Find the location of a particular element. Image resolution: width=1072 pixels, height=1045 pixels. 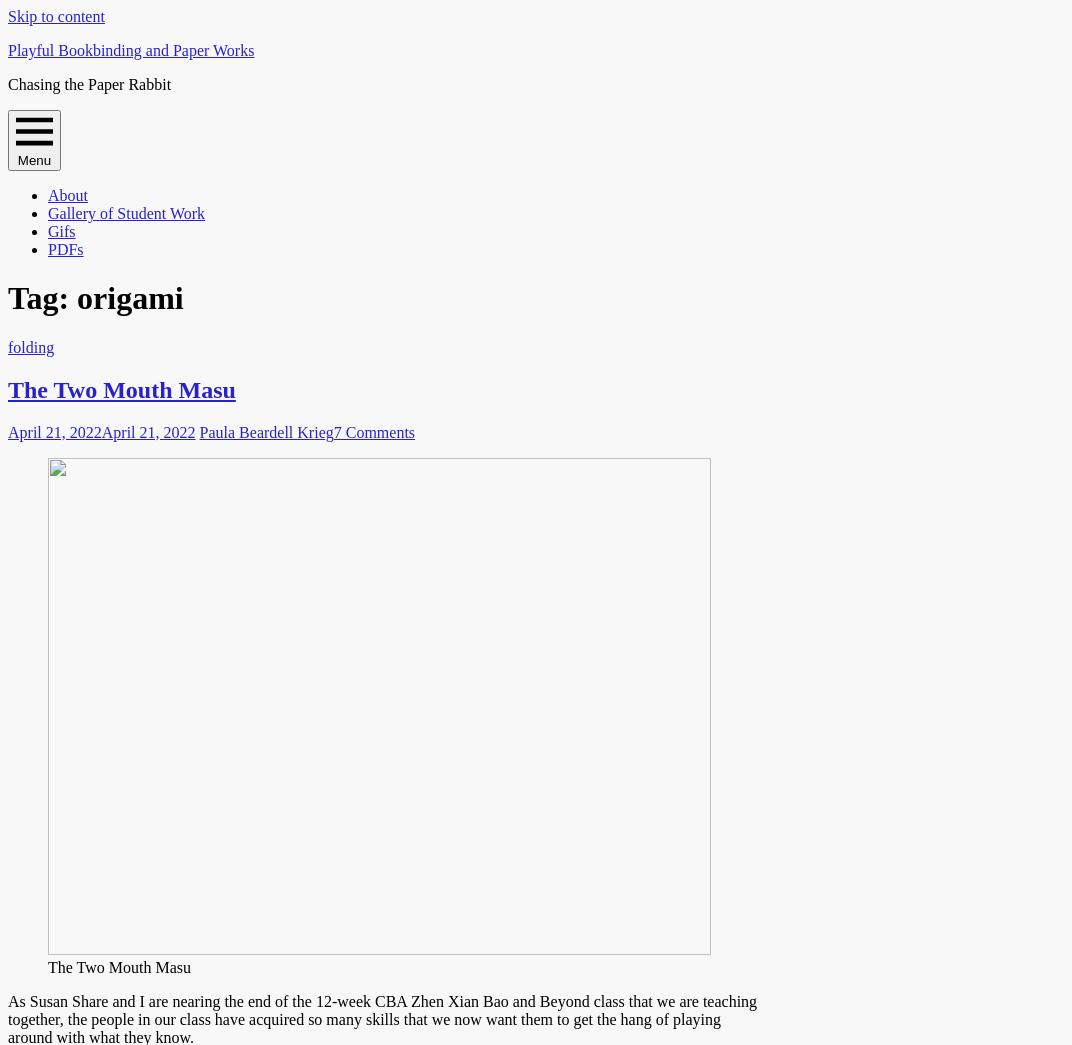

'PDFs' is located at coordinates (64, 248).